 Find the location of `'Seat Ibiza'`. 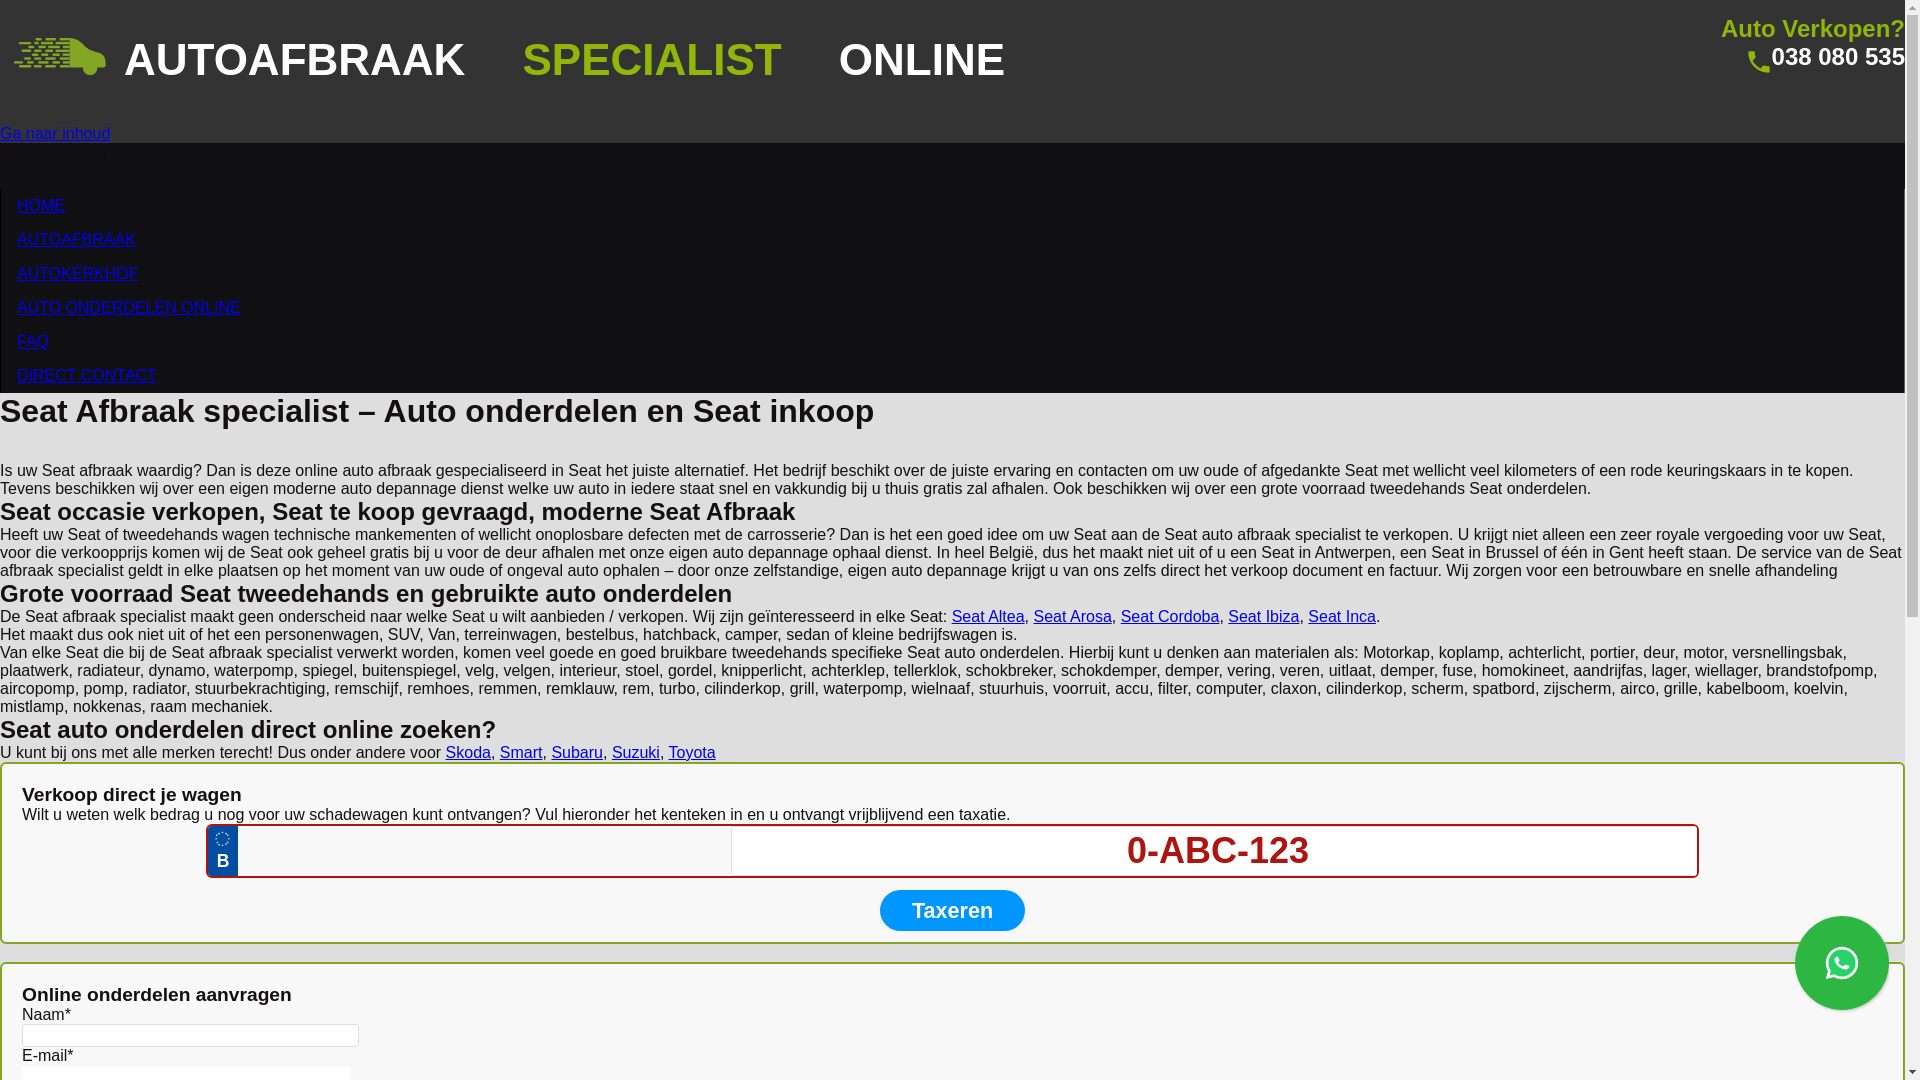

'Seat Ibiza' is located at coordinates (1227, 615).